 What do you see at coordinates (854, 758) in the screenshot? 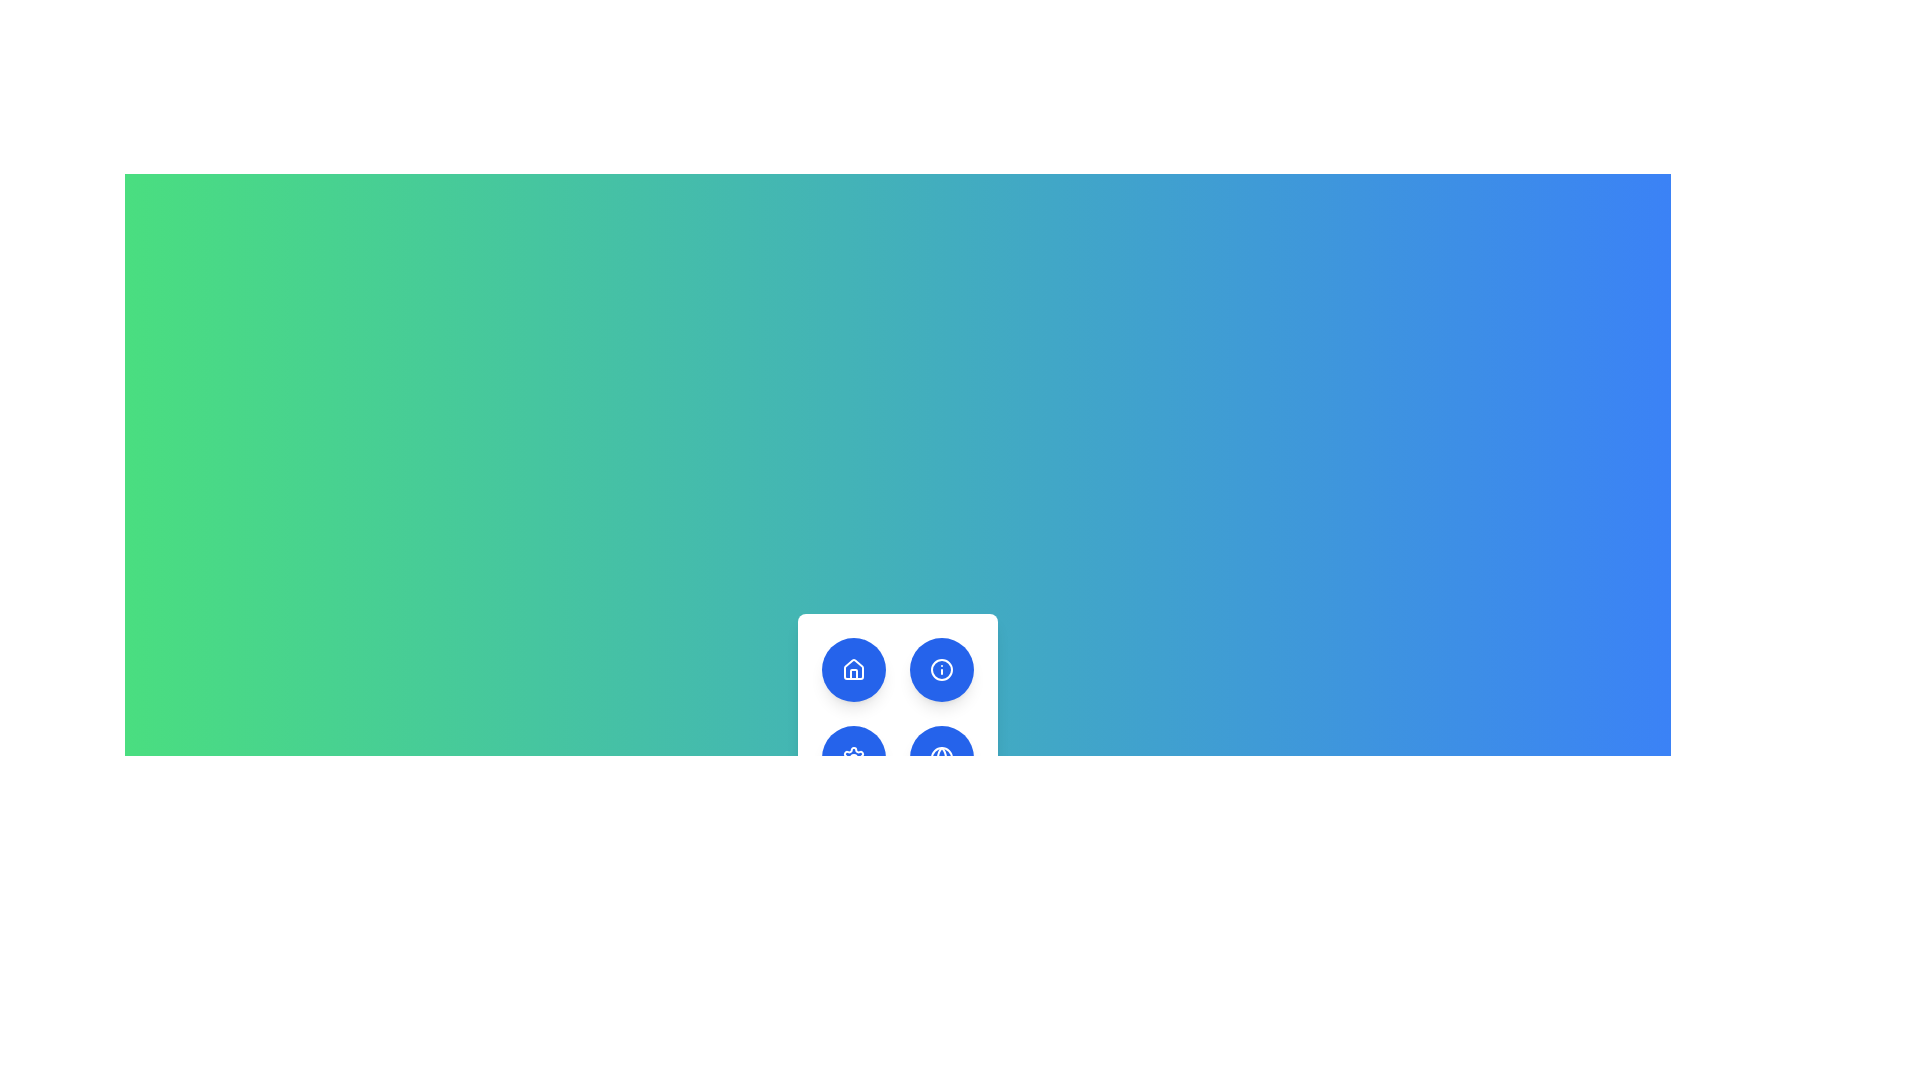
I see `the Icon button represented by a gear-like structure within a circular blue button, located in the bottom row, first column of a grid layout, for keyboard interaction` at bounding box center [854, 758].